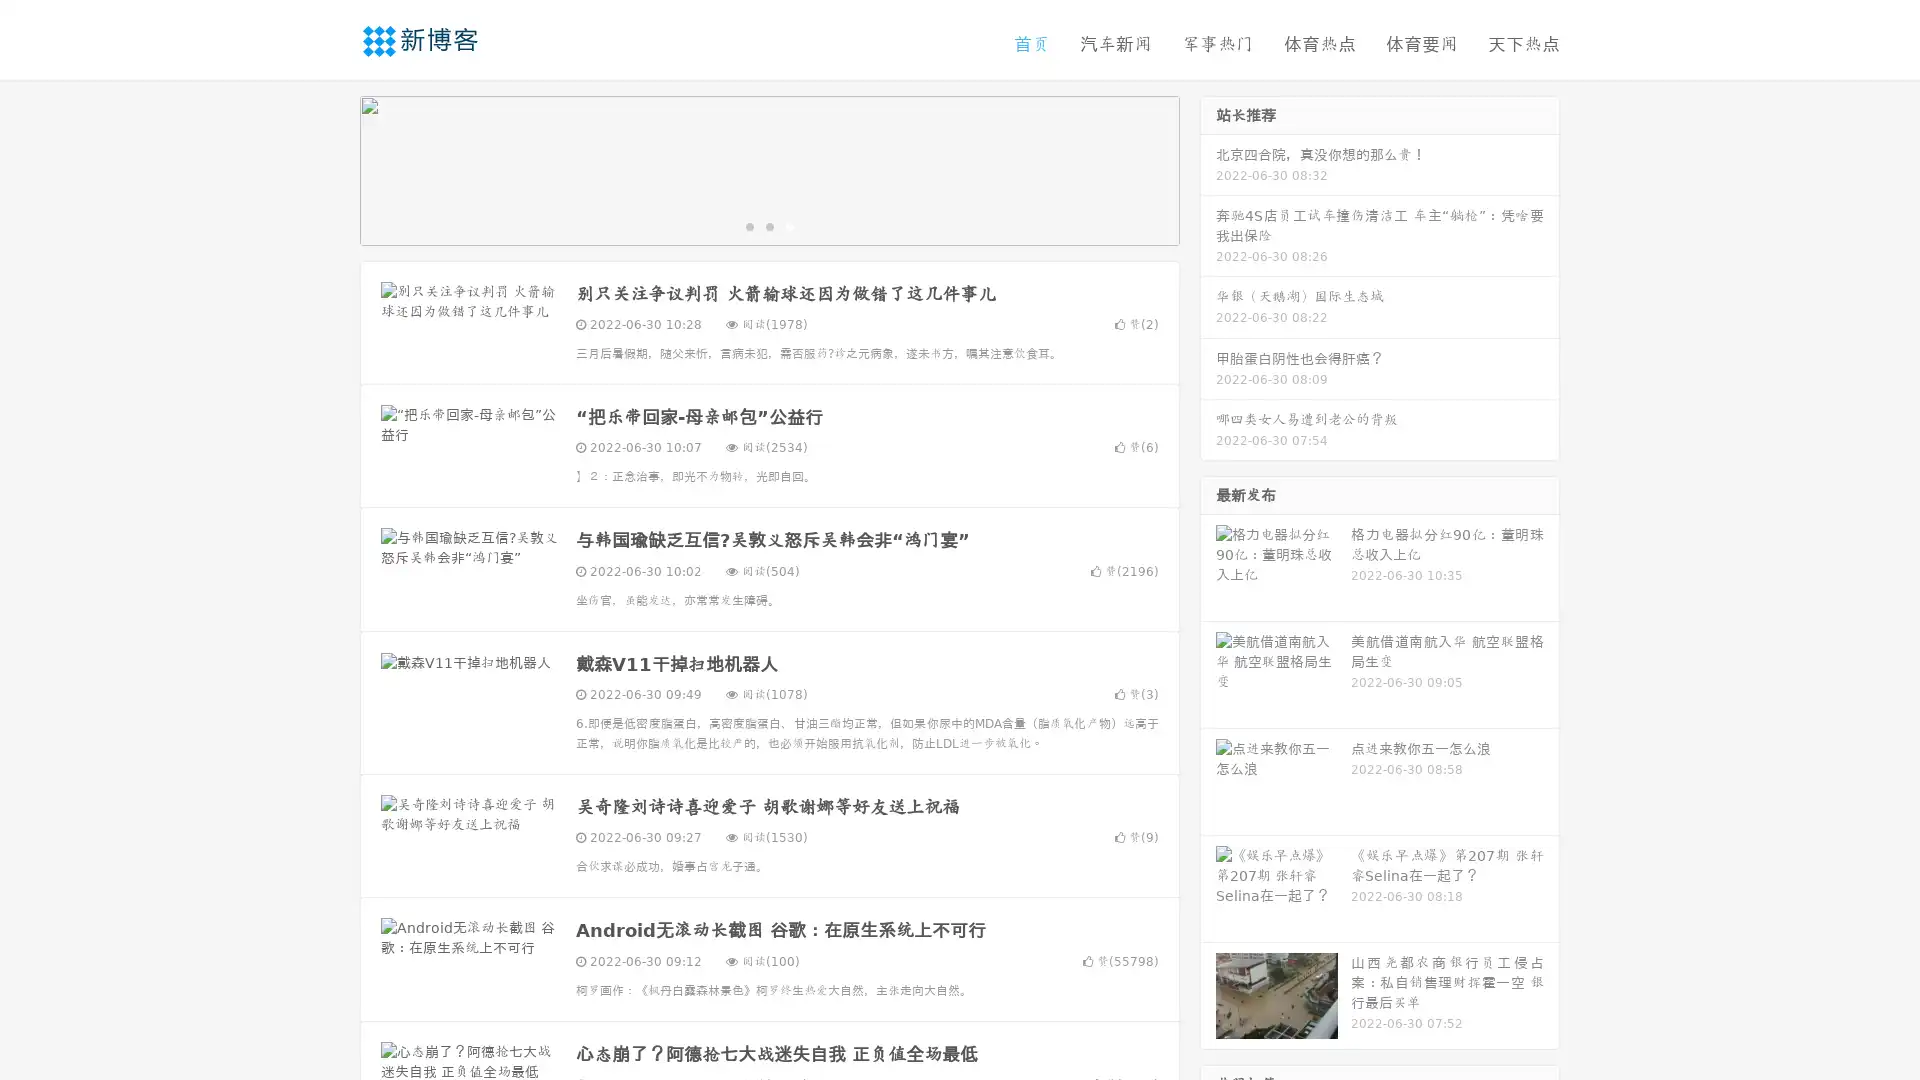 This screenshot has height=1080, width=1920. I want to click on Previous slide, so click(330, 168).